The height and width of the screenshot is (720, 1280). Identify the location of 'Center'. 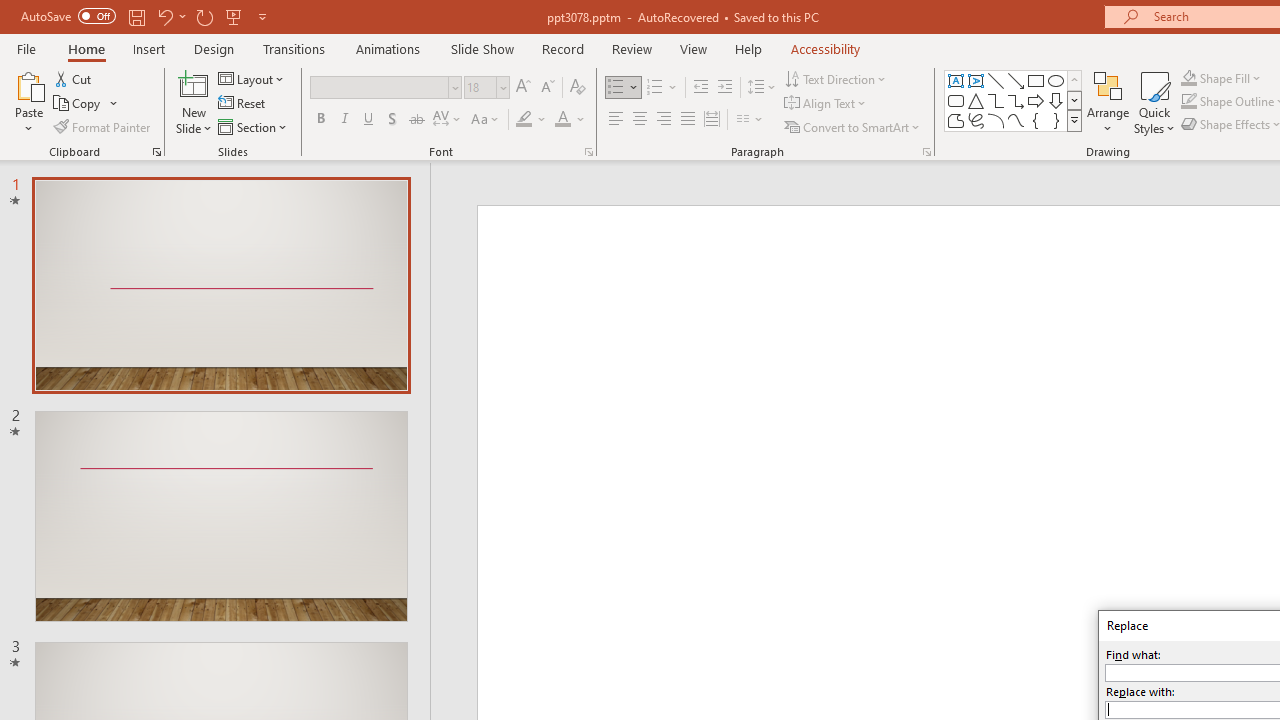
(640, 119).